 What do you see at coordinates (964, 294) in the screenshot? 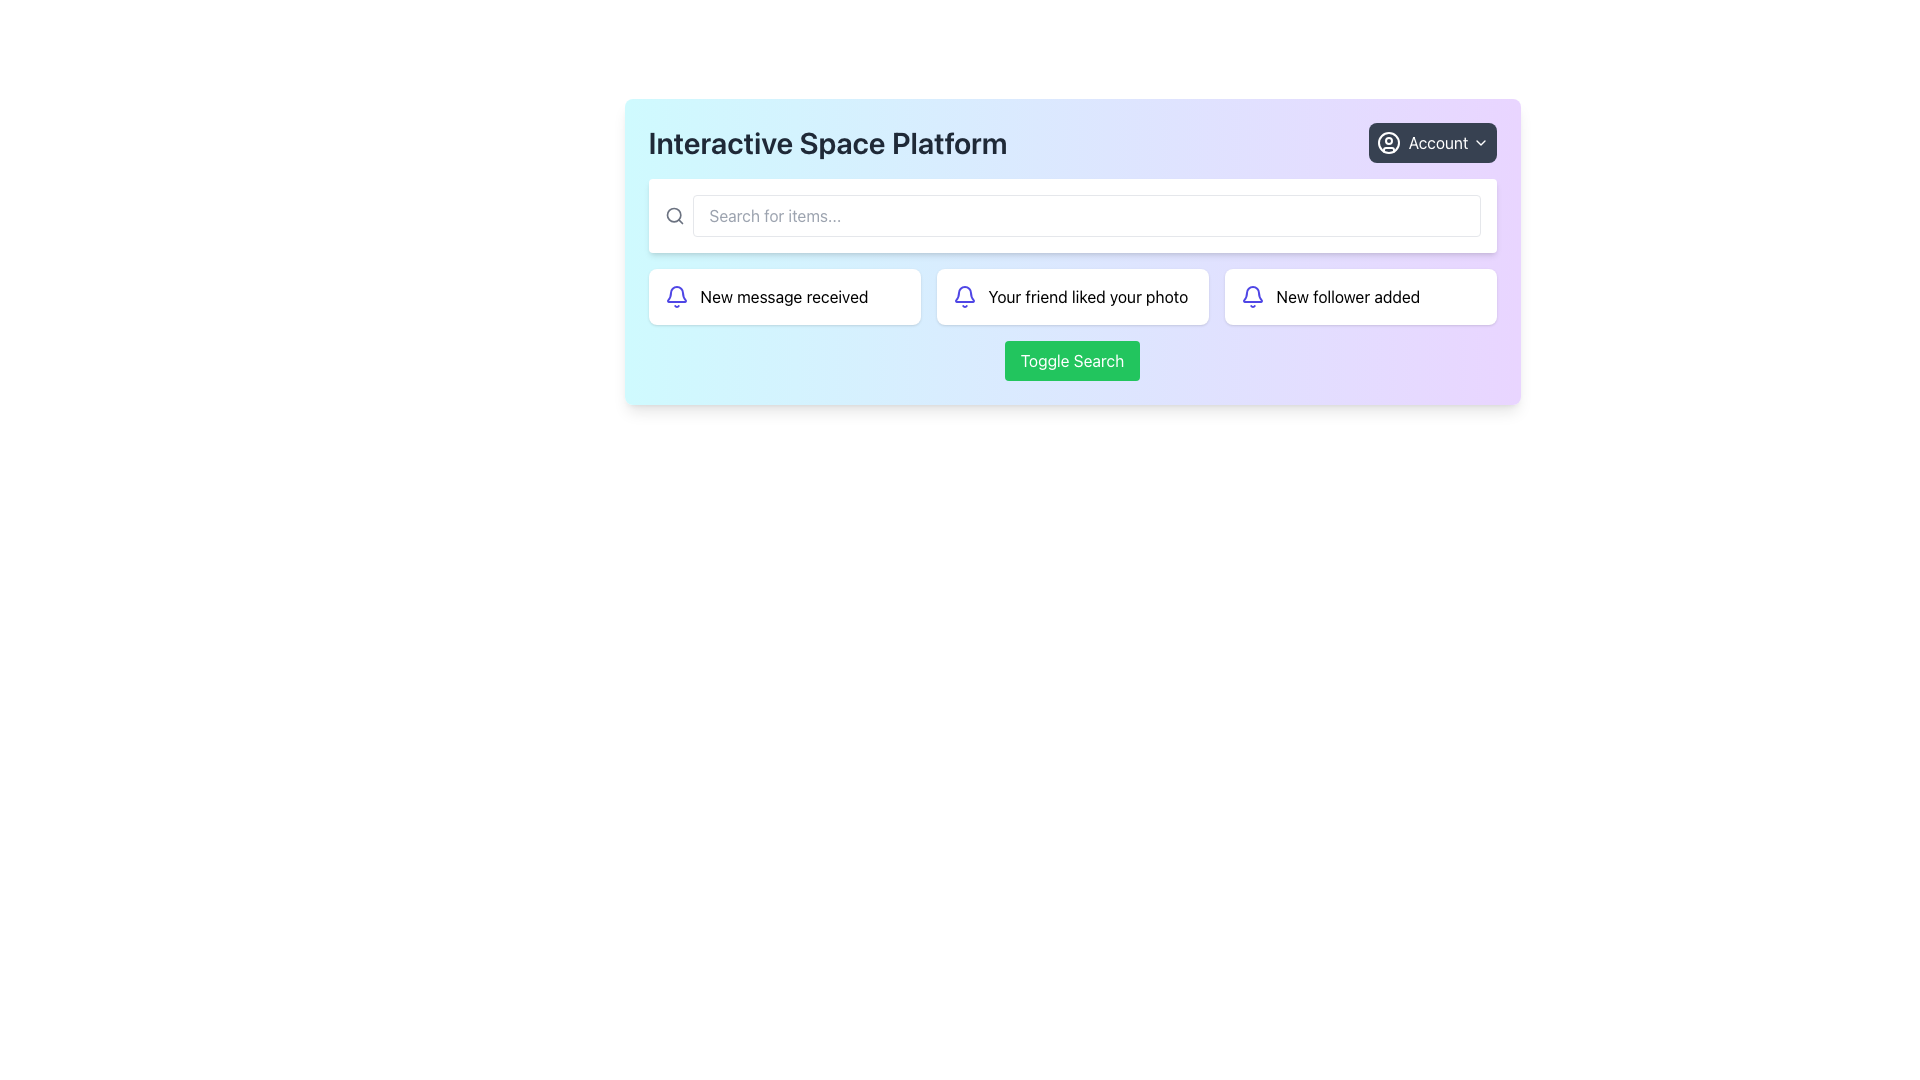
I see `style properties of the main bell shape vector graphic within the SVG icon that represents the notification system by using developer tools` at bounding box center [964, 294].